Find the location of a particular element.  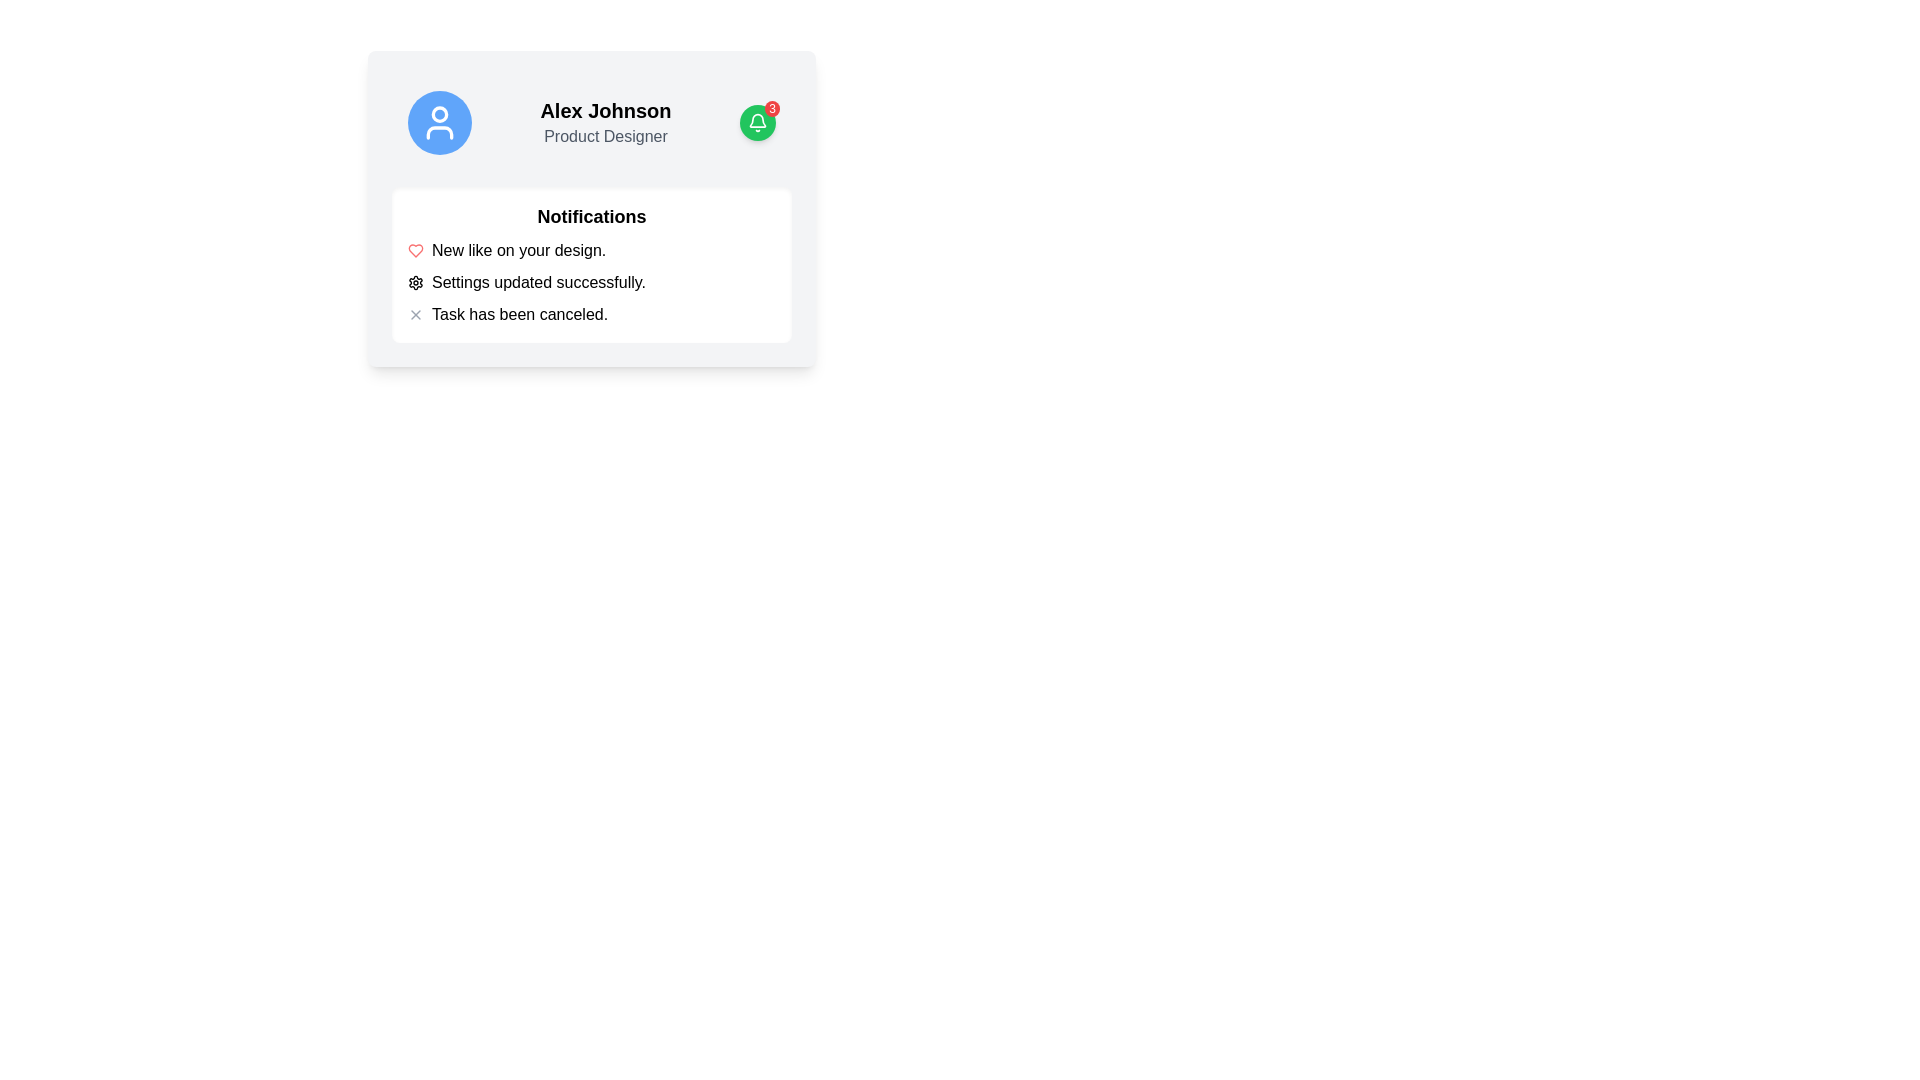

the bell icon located in the upper-right corner of the main profile card, which serves as an indicator for user alerts or system messages is located at coordinates (757, 123).